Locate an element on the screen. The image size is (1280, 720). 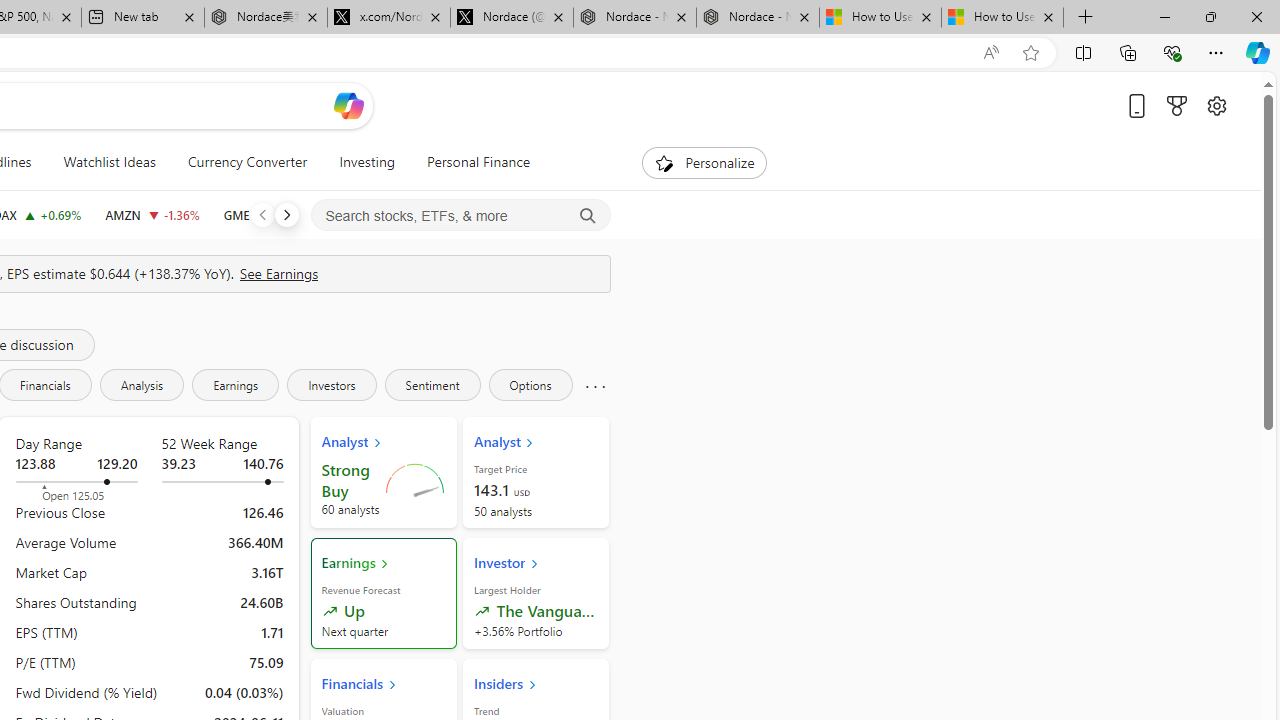
'Personalize' is located at coordinates (704, 162).